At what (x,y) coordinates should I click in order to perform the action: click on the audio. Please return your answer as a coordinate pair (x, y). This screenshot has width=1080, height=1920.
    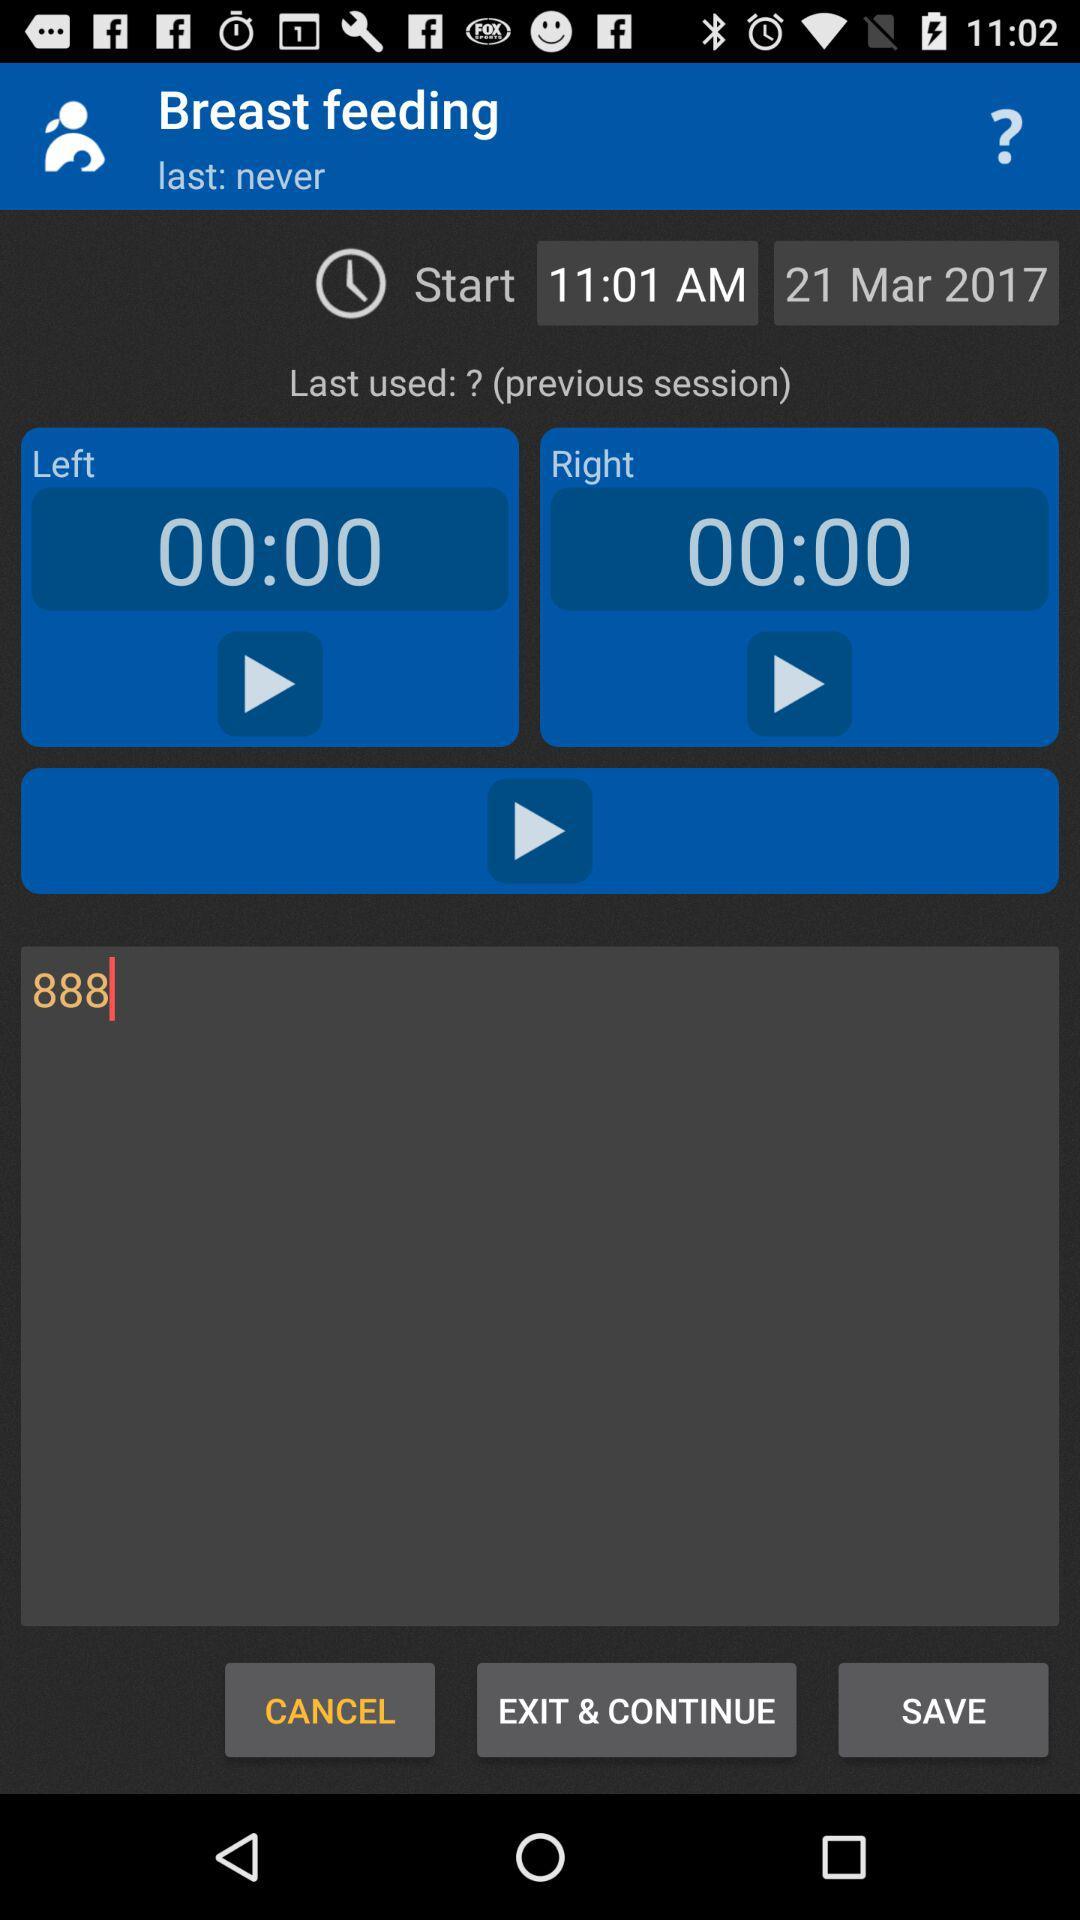
    Looking at the image, I should click on (540, 830).